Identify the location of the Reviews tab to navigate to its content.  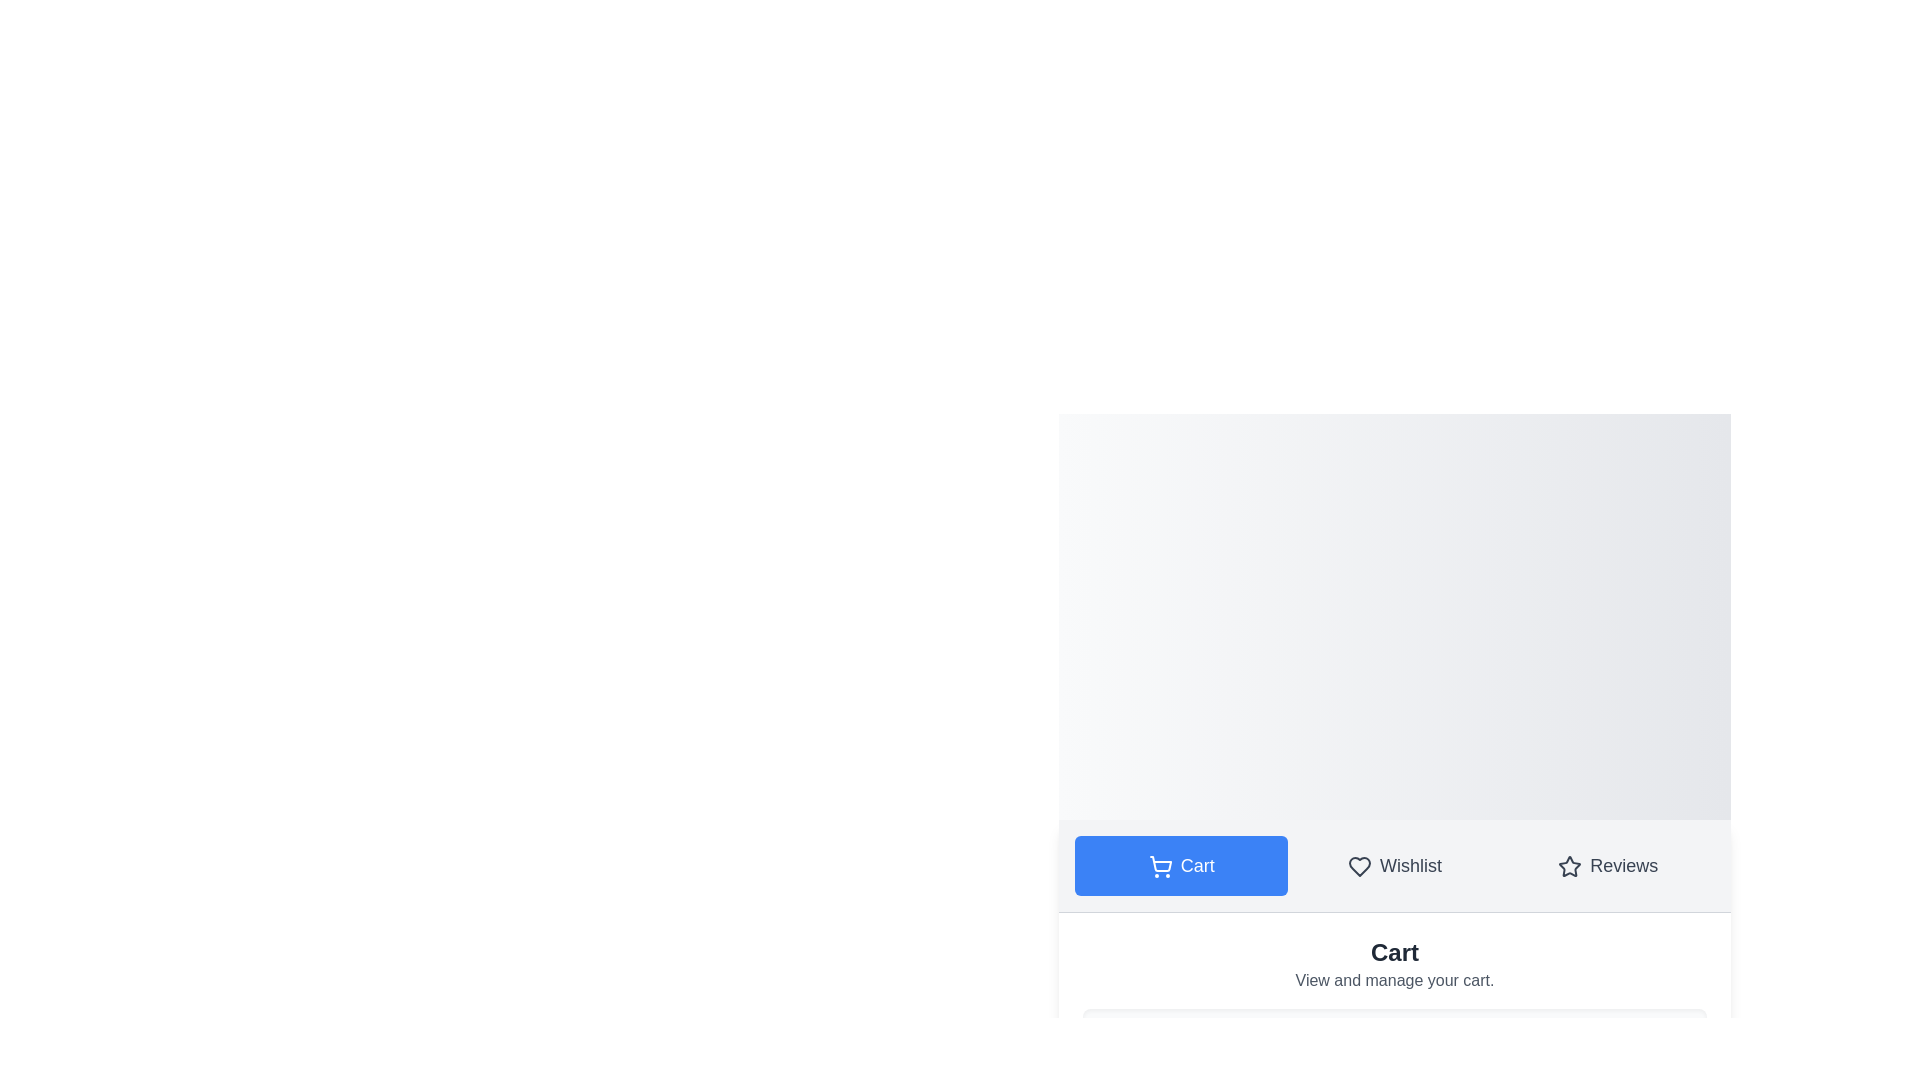
(1608, 864).